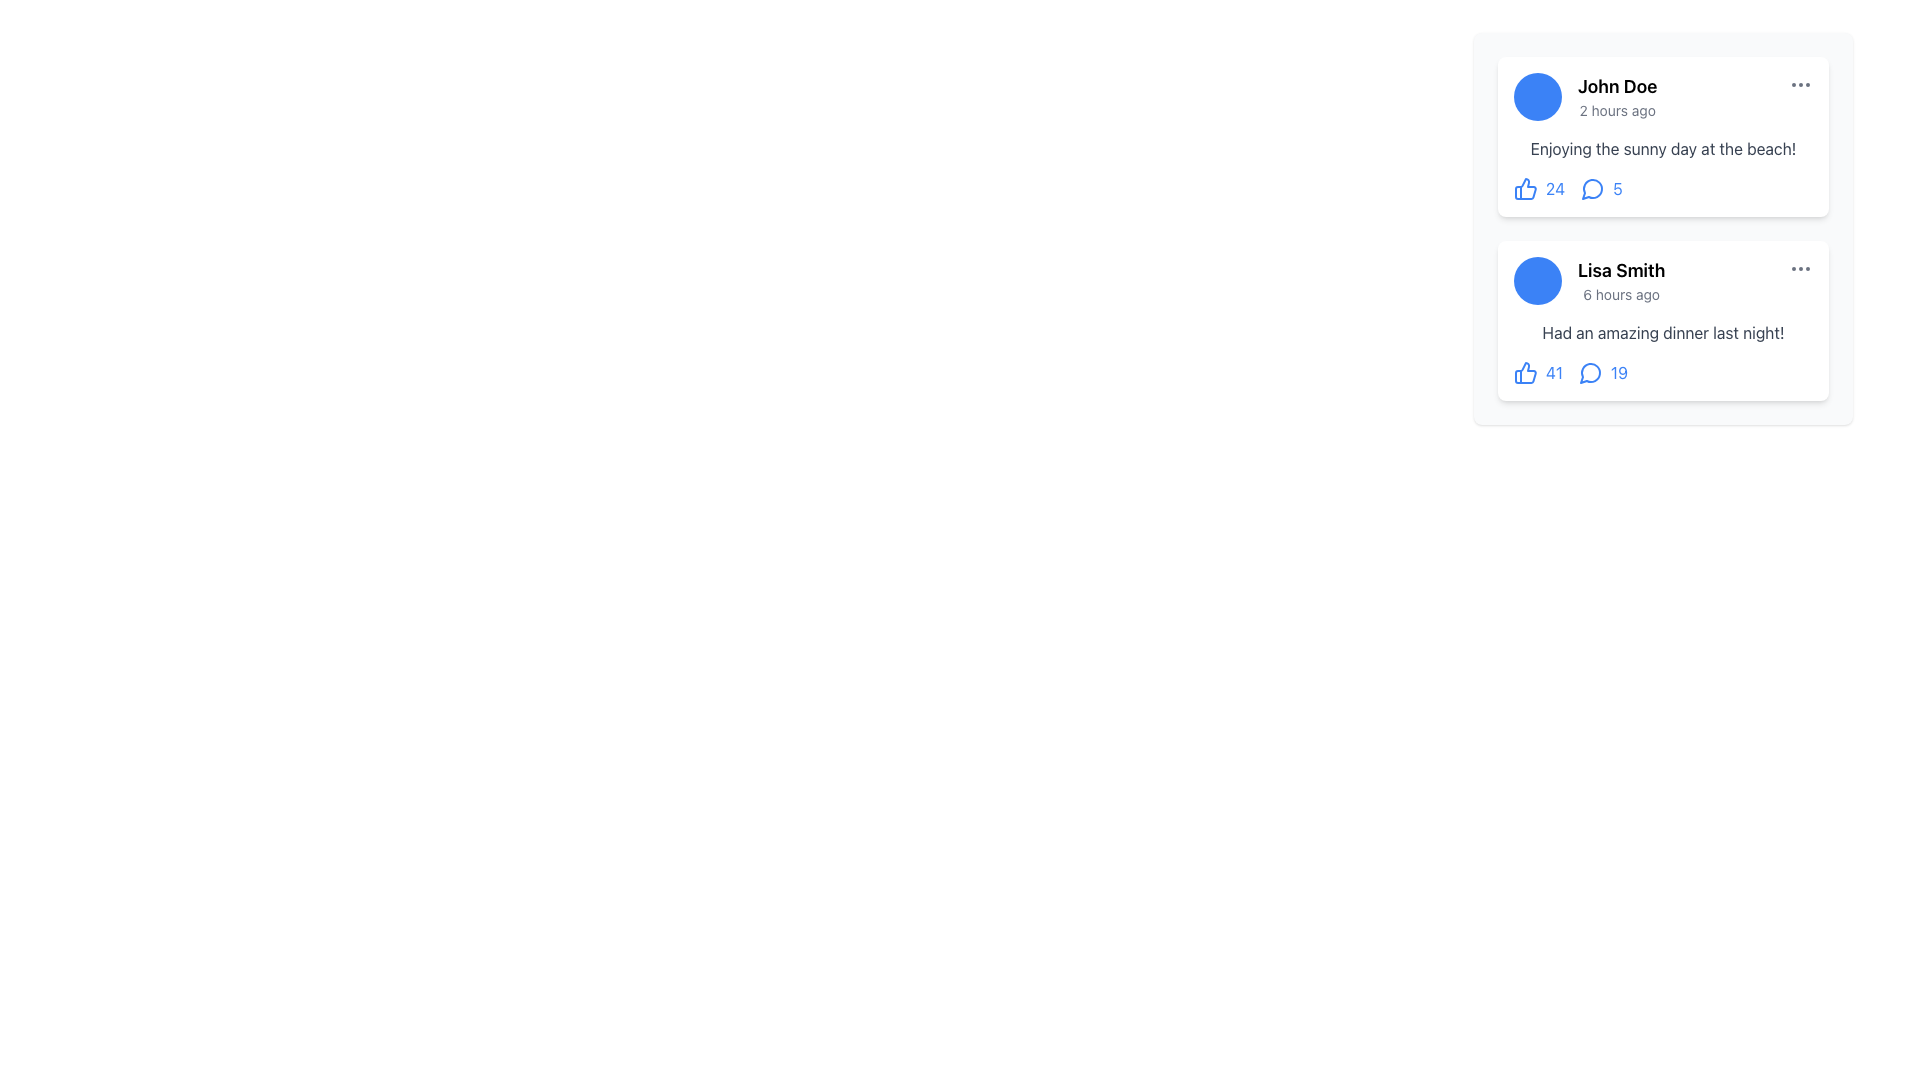  I want to click on the blue circular avatar or profile picture located on the left side of the post interface, which contains the username 'John Doe' and the timestamp '2 hours ago', so click(1536, 96).